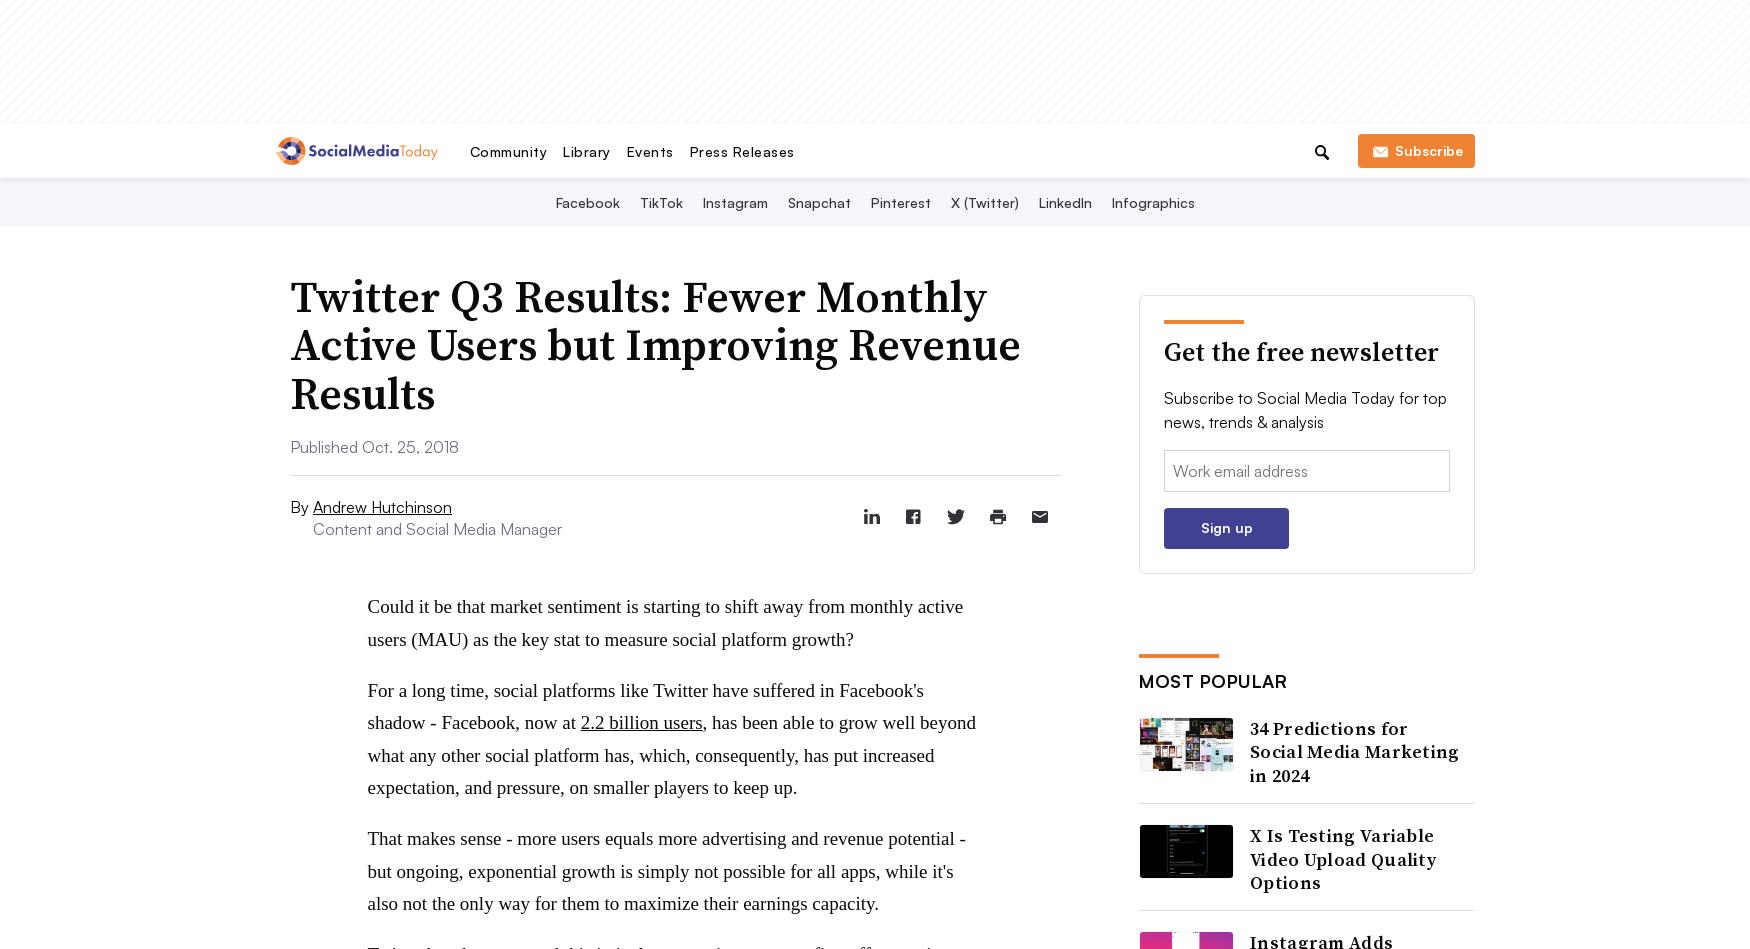 This screenshot has width=1750, height=949. I want to click on 'Subscribe', so click(1425, 149).